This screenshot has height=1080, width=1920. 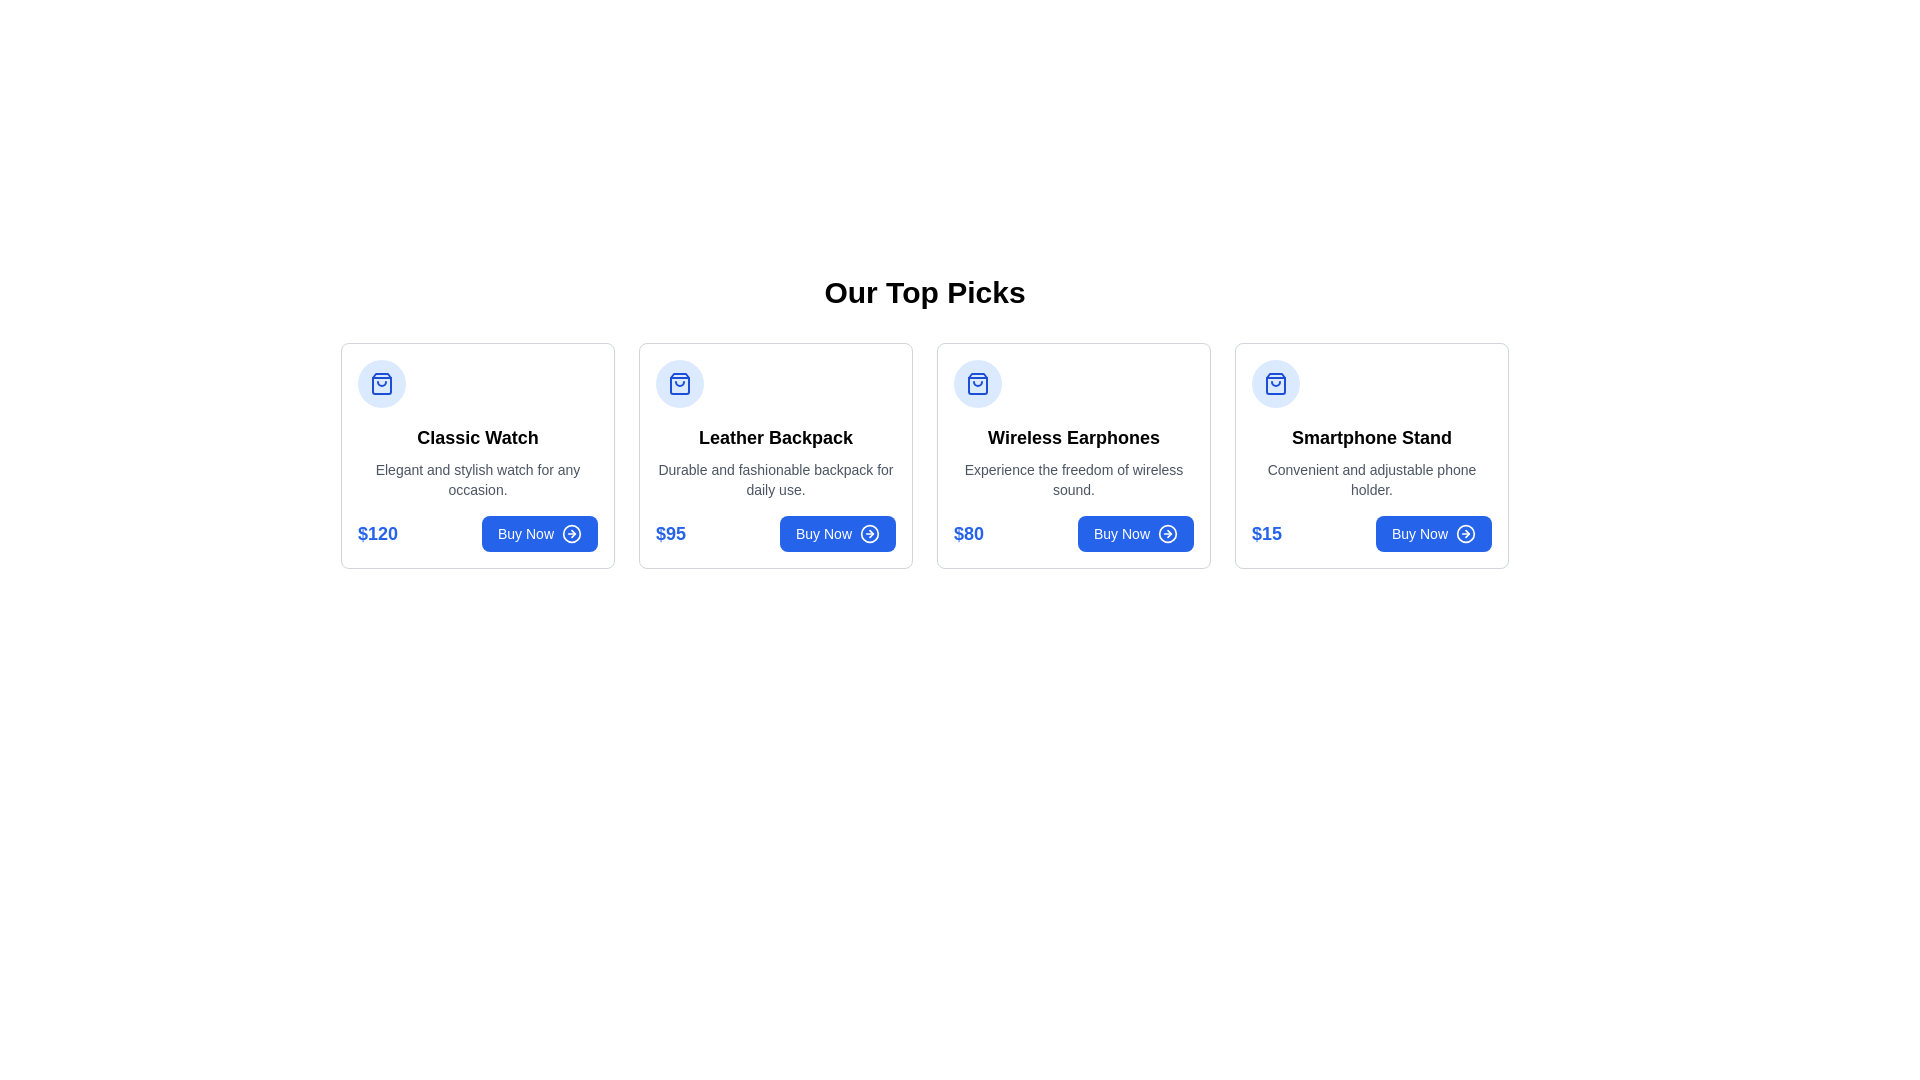 What do you see at coordinates (378, 532) in the screenshot?
I see `text displayed in the bold blue font showing '$120', located below the item name in the 'Classic Watch' section, to the left of the 'Buy Now' button` at bounding box center [378, 532].